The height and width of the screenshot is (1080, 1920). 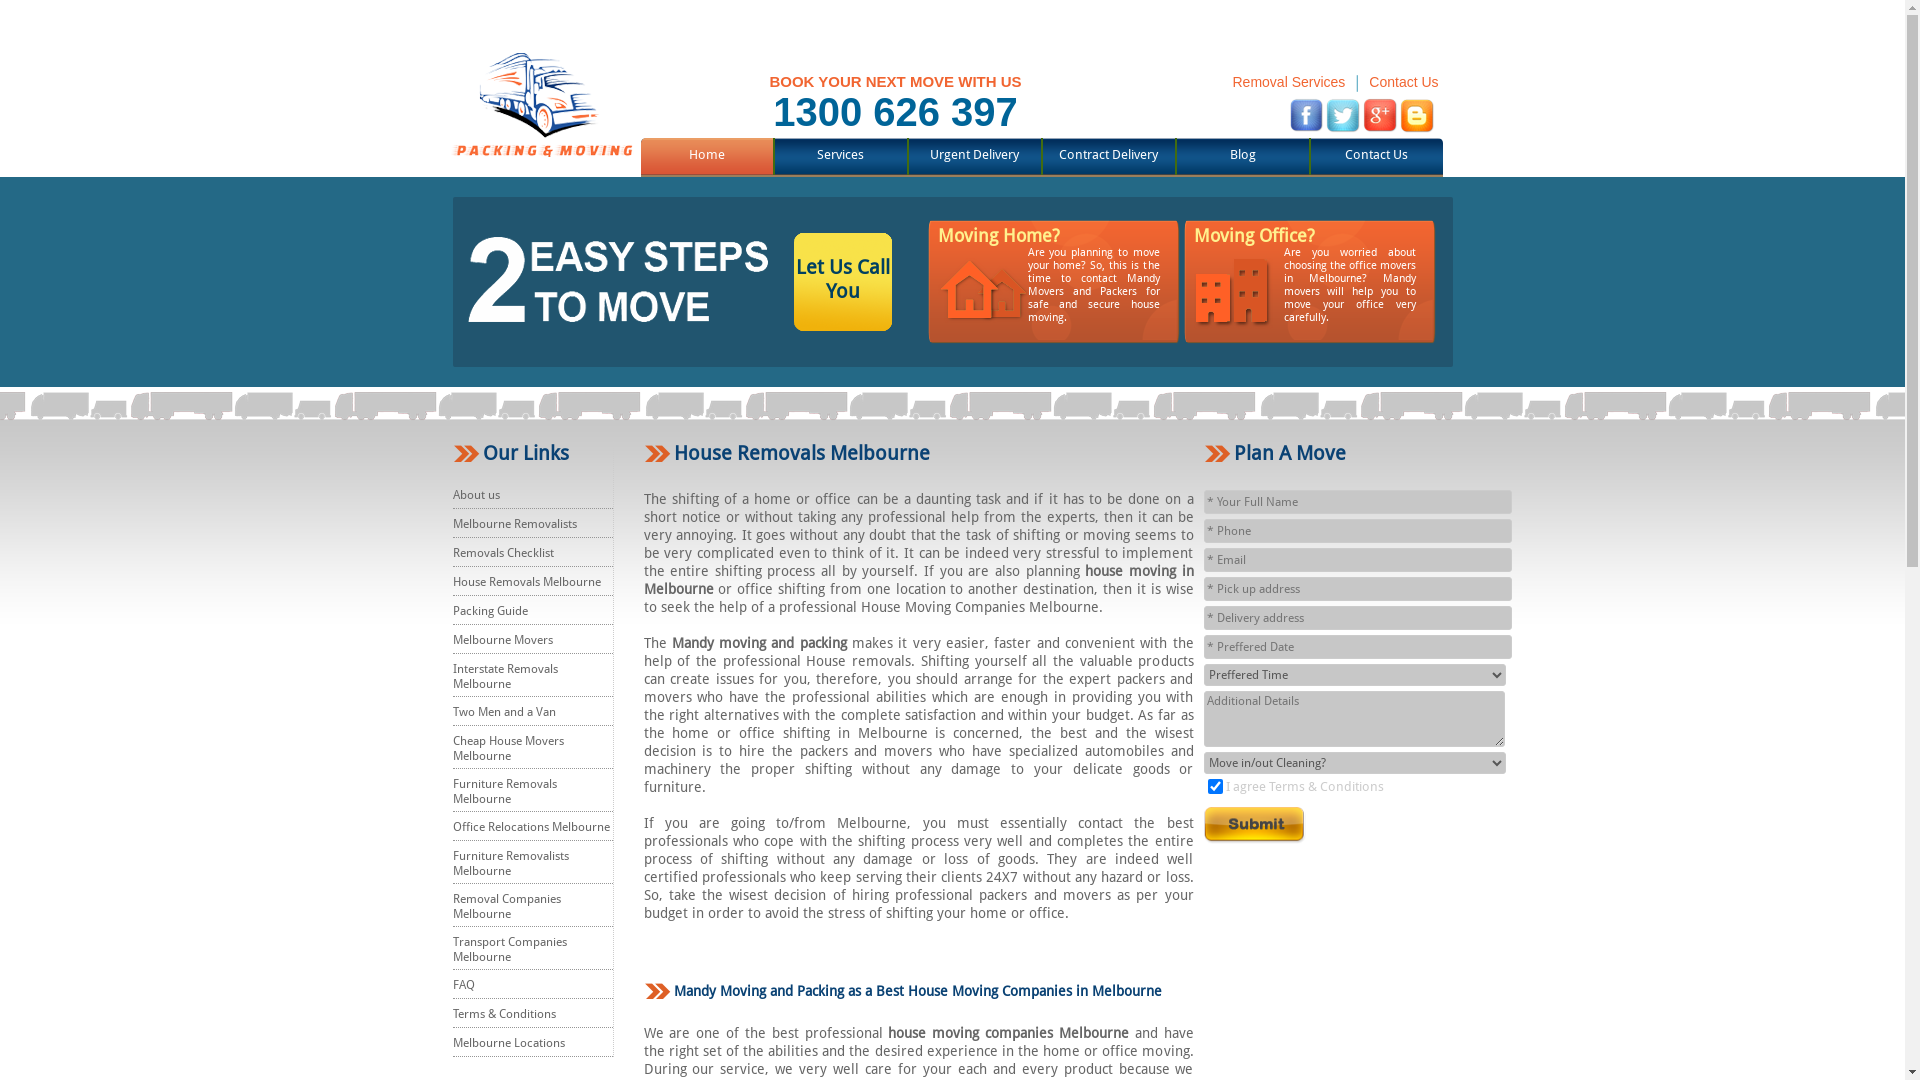 I want to click on '1300 626 397', so click(x=894, y=111).